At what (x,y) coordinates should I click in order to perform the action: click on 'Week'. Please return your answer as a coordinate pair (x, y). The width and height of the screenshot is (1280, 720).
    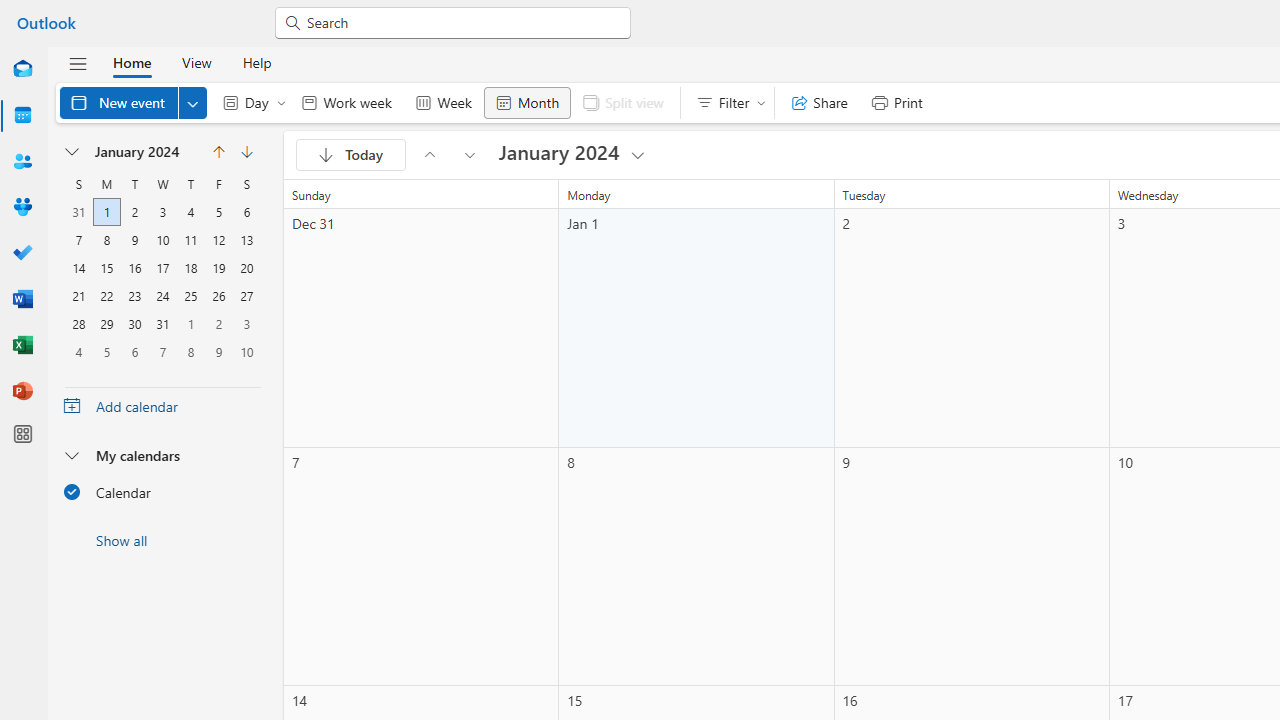
    Looking at the image, I should click on (442, 102).